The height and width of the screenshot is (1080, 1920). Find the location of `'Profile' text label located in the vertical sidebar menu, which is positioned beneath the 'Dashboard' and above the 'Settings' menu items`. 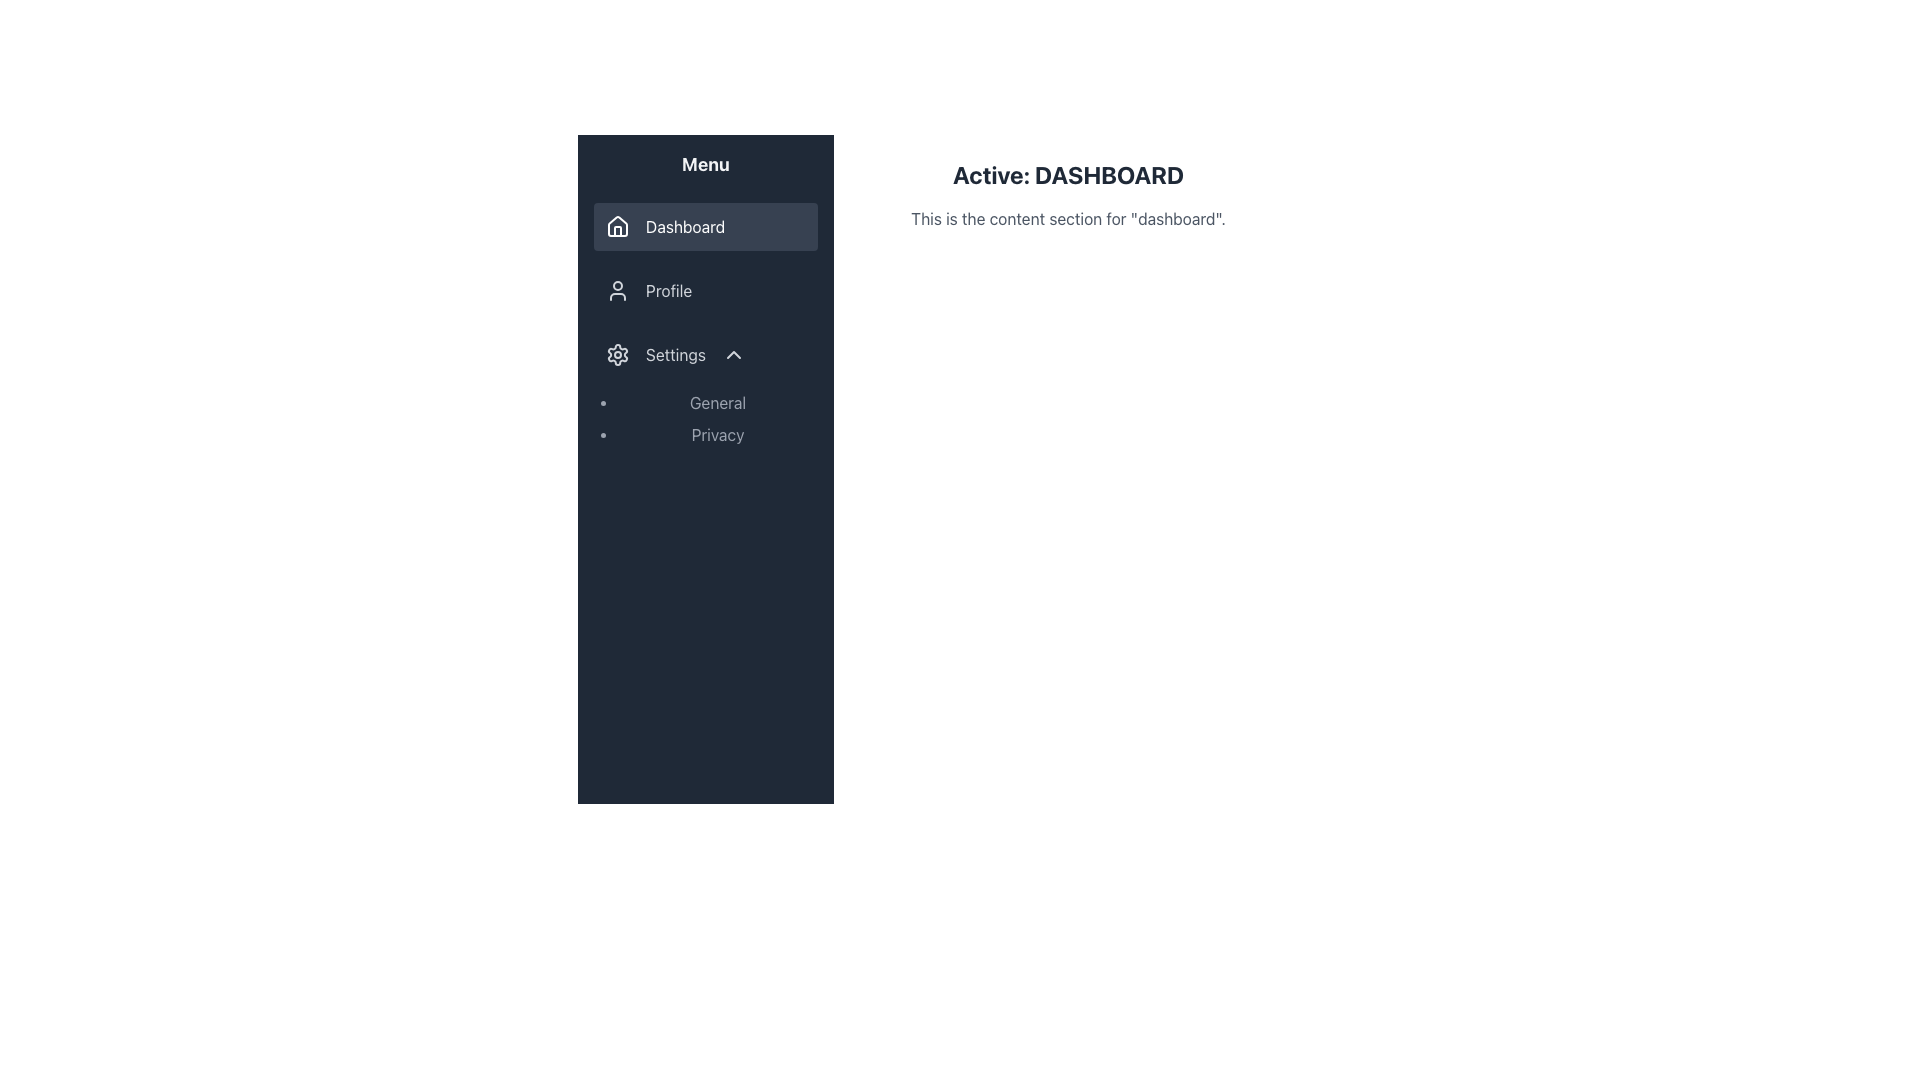

'Profile' text label located in the vertical sidebar menu, which is positioned beneath the 'Dashboard' and above the 'Settings' menu items is located at coordinates (669, 290).